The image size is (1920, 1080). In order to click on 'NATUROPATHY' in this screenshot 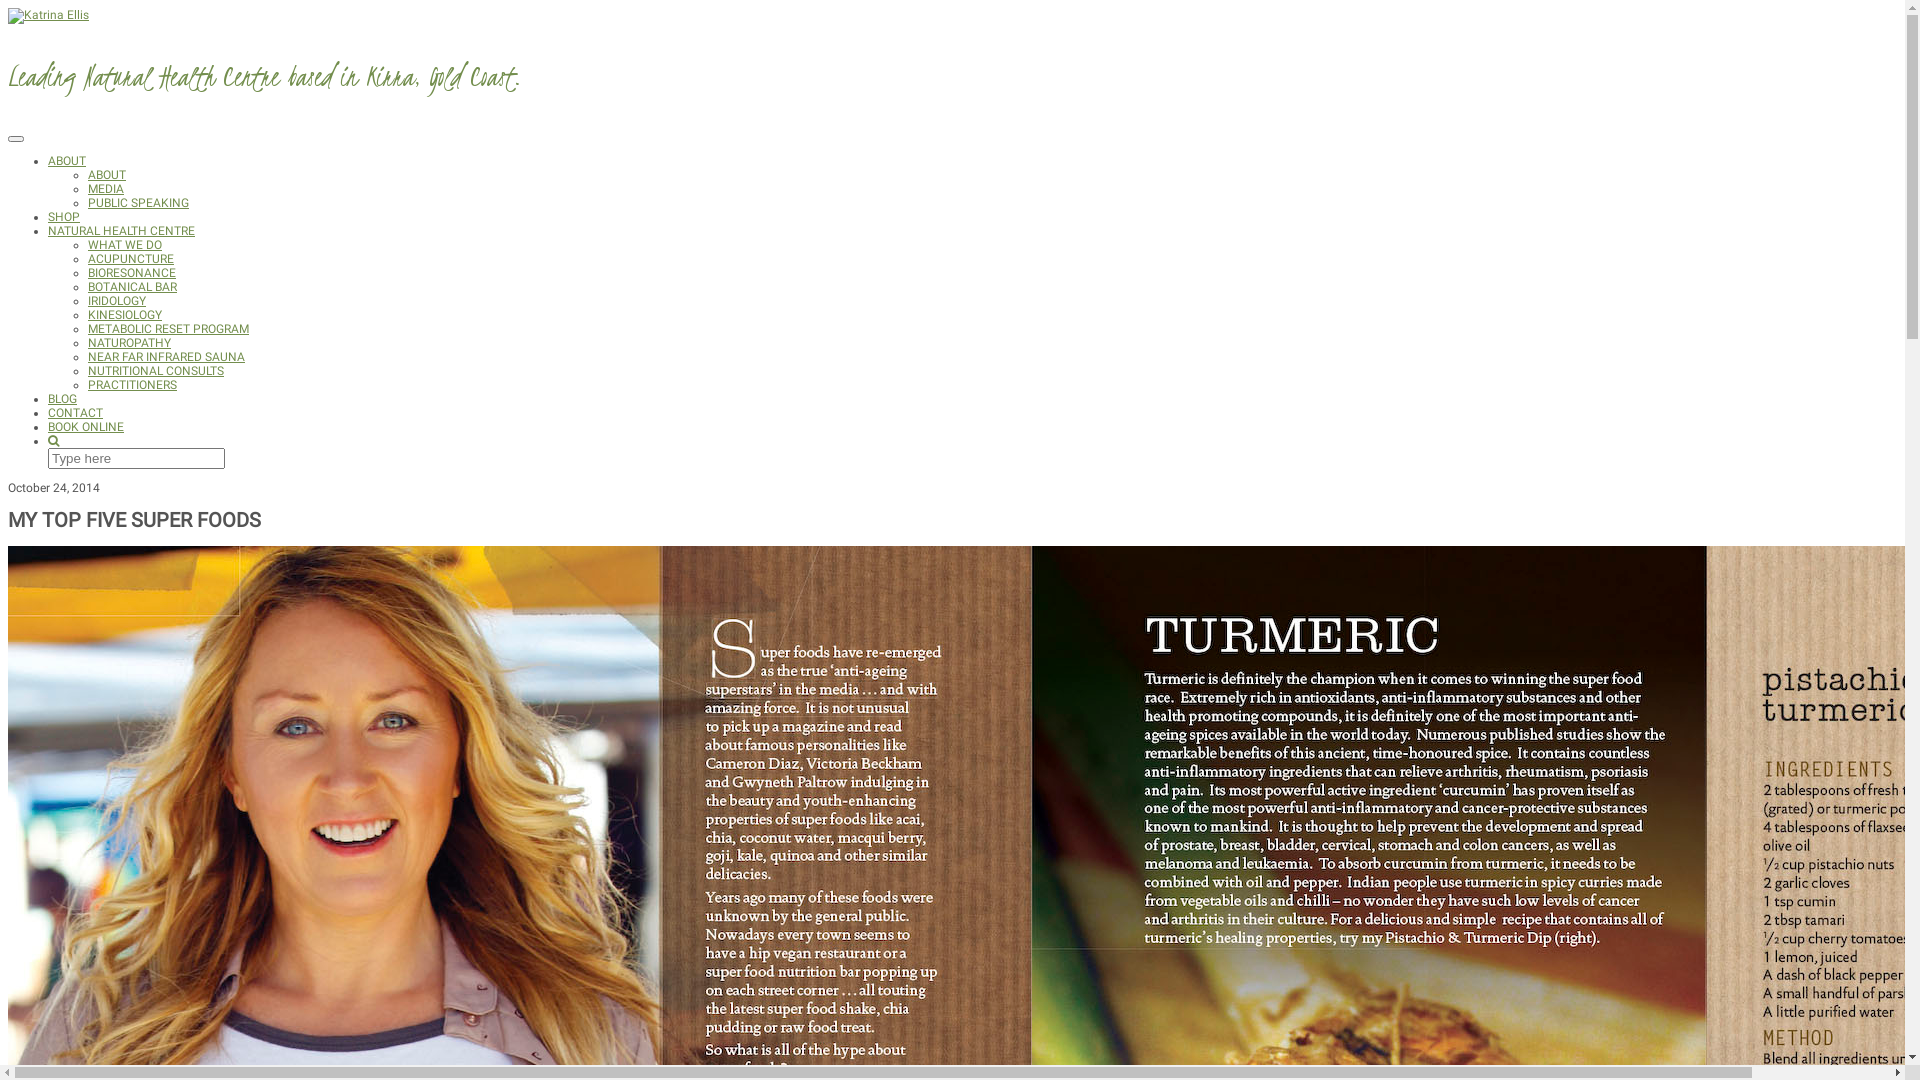, I will do `click(128, 342)`.